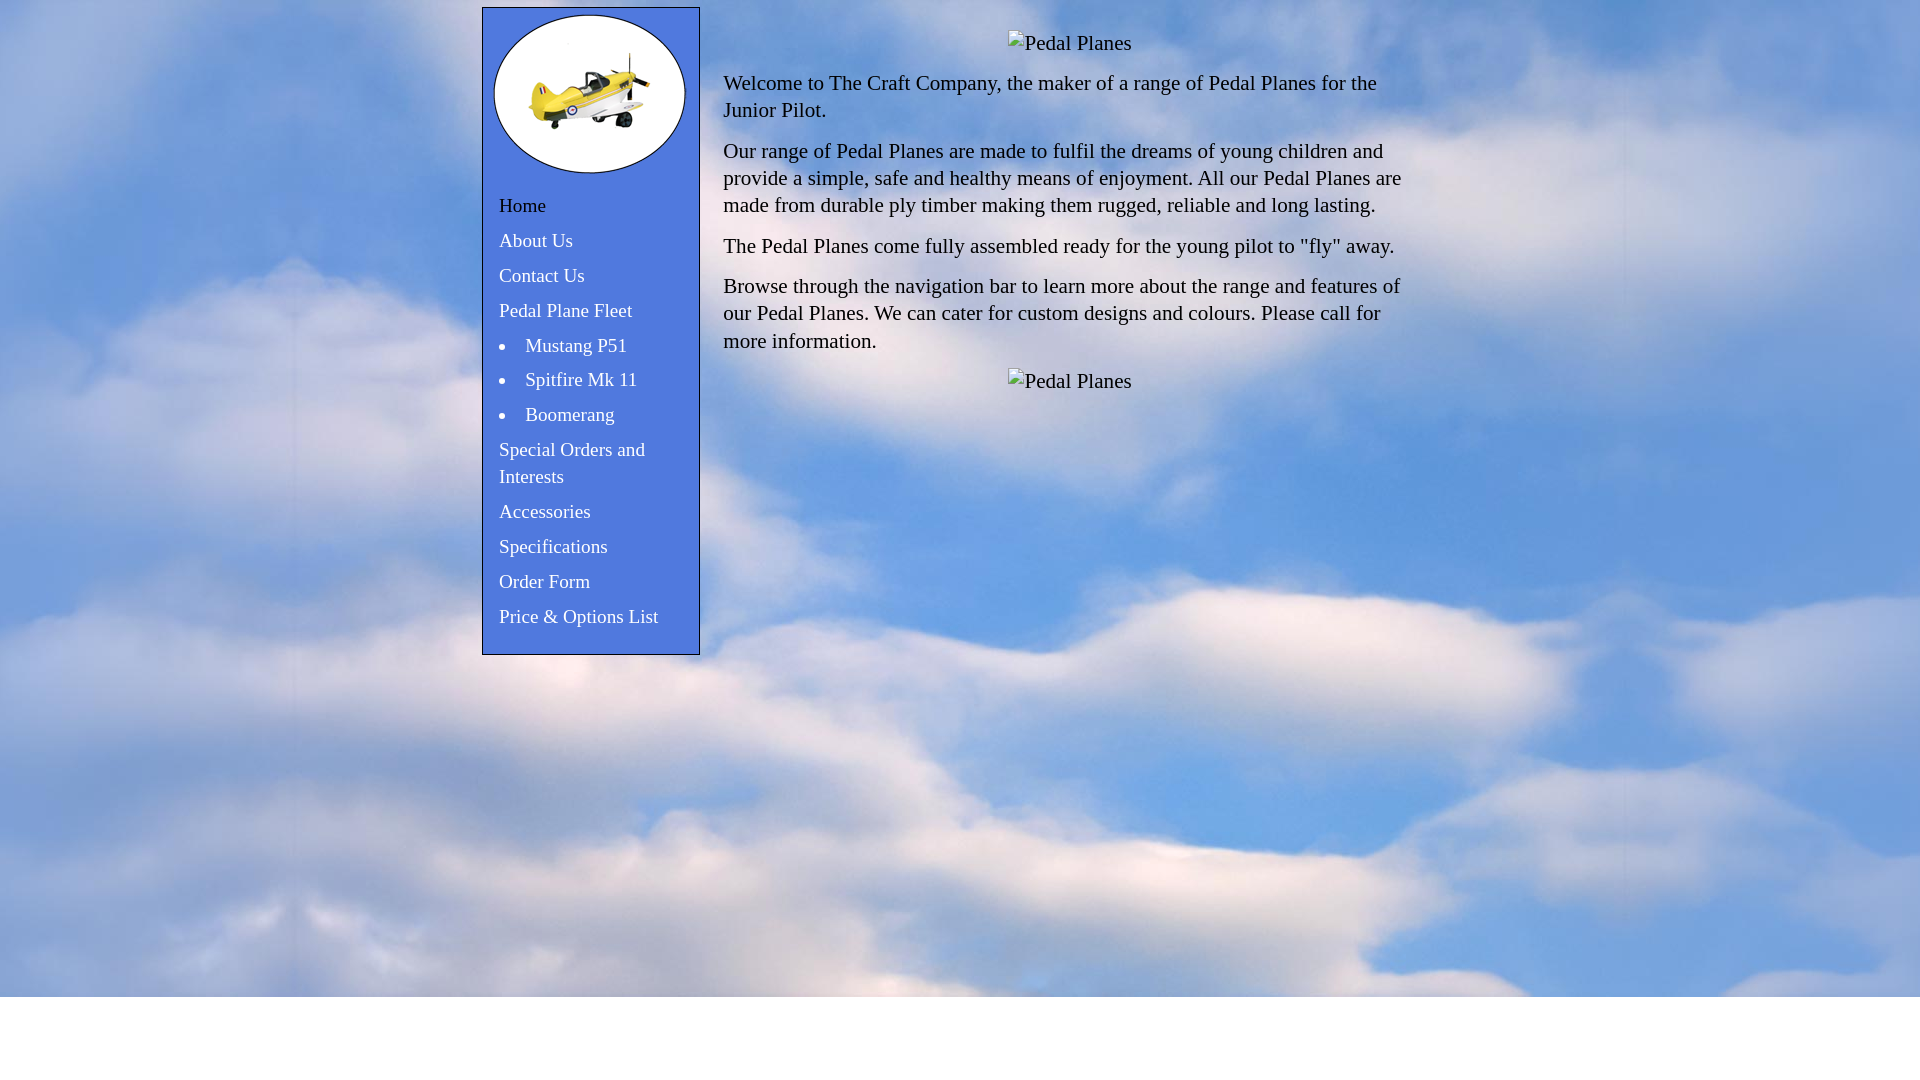  What do you see at coordinates (577, 615) in the screenshot?
I see `'Price & Options List'` at bounding box center [577, 615].